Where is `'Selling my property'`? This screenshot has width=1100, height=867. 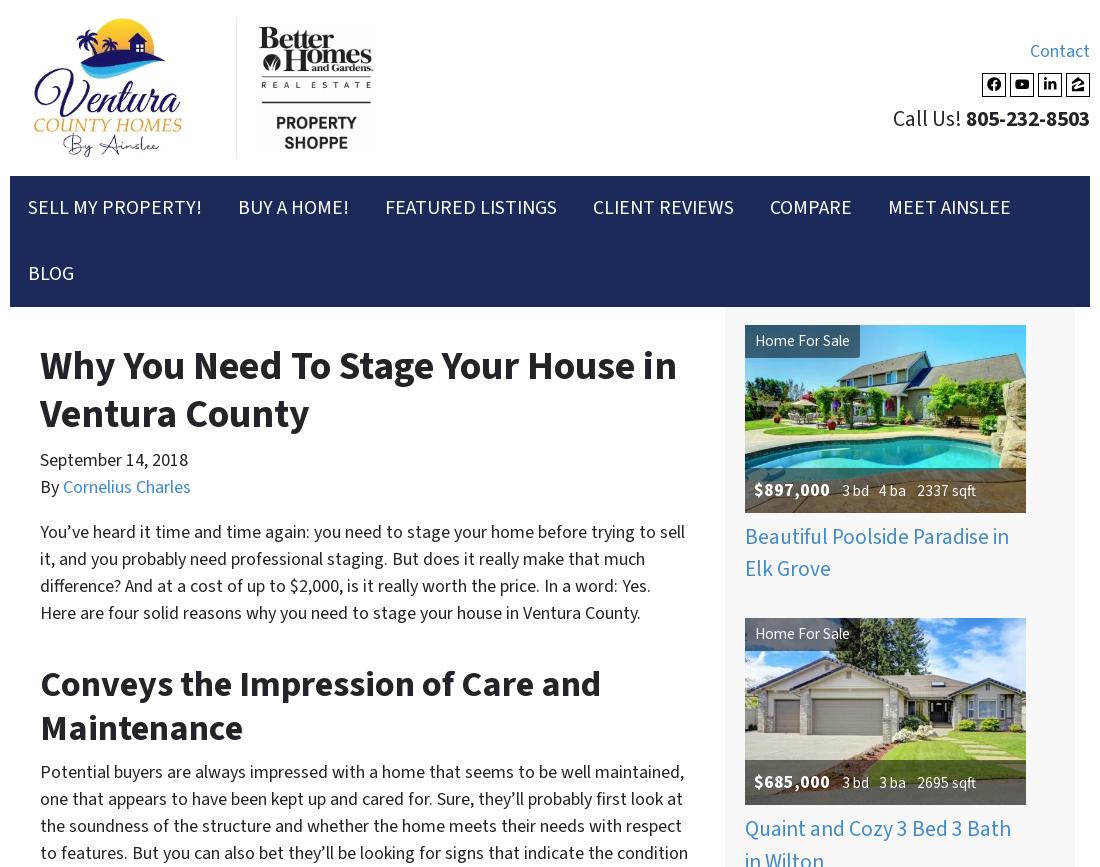
'Selling my property' is located at coordinates (160, 68).